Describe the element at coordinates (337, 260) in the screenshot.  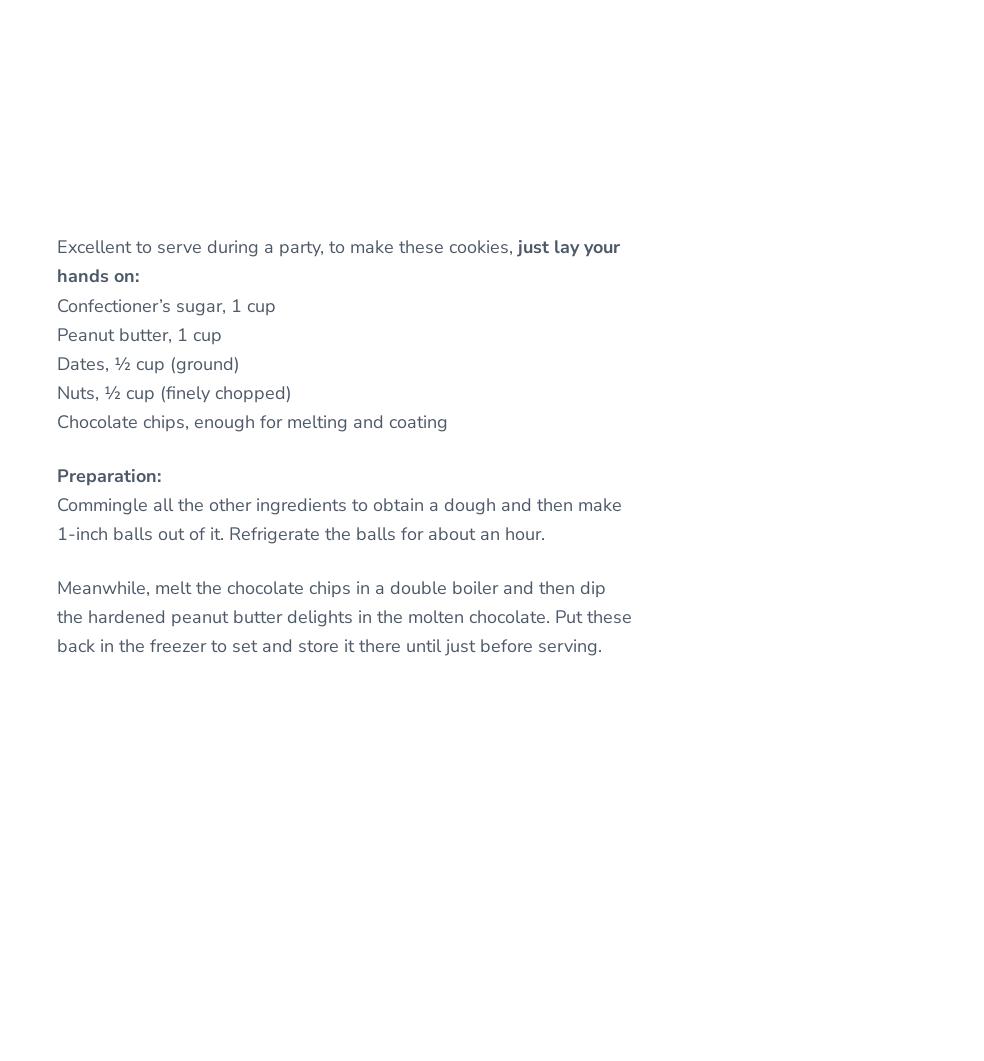
I see `'just lay your hands on:'` at that location.